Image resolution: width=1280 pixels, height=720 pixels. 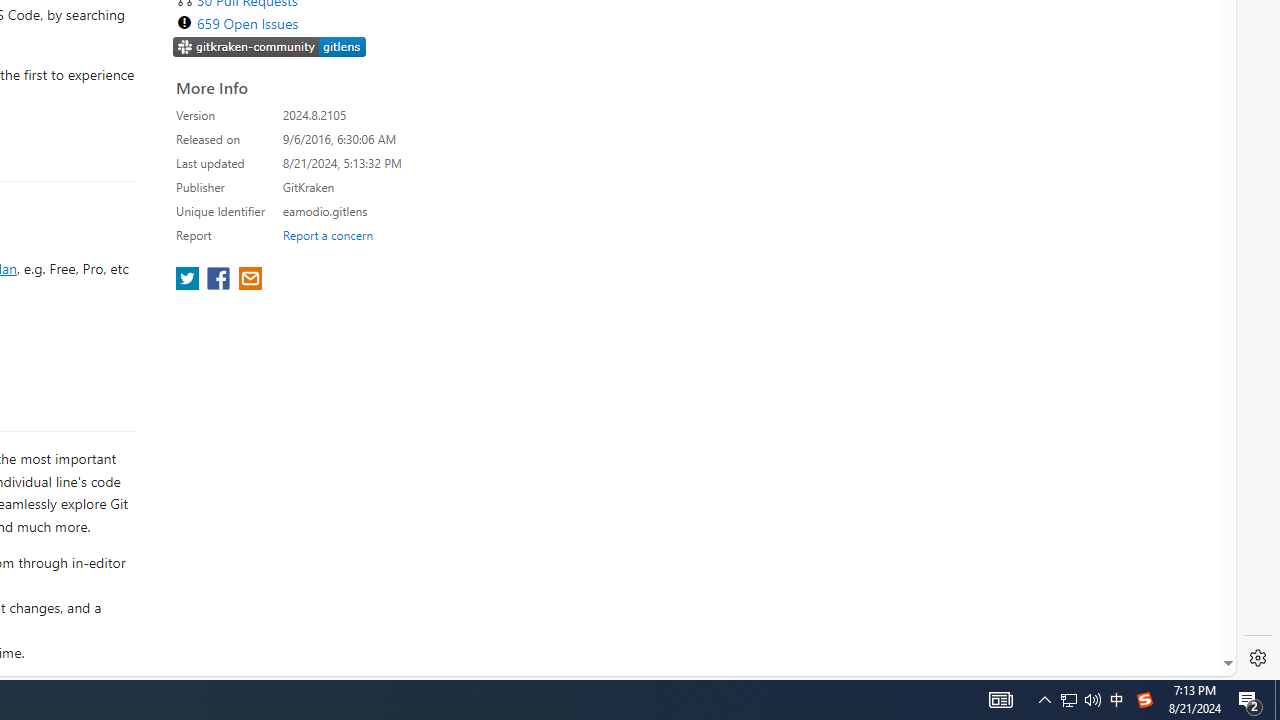 I want to click on 'share extension on facebook', so click(x=220, y=280).